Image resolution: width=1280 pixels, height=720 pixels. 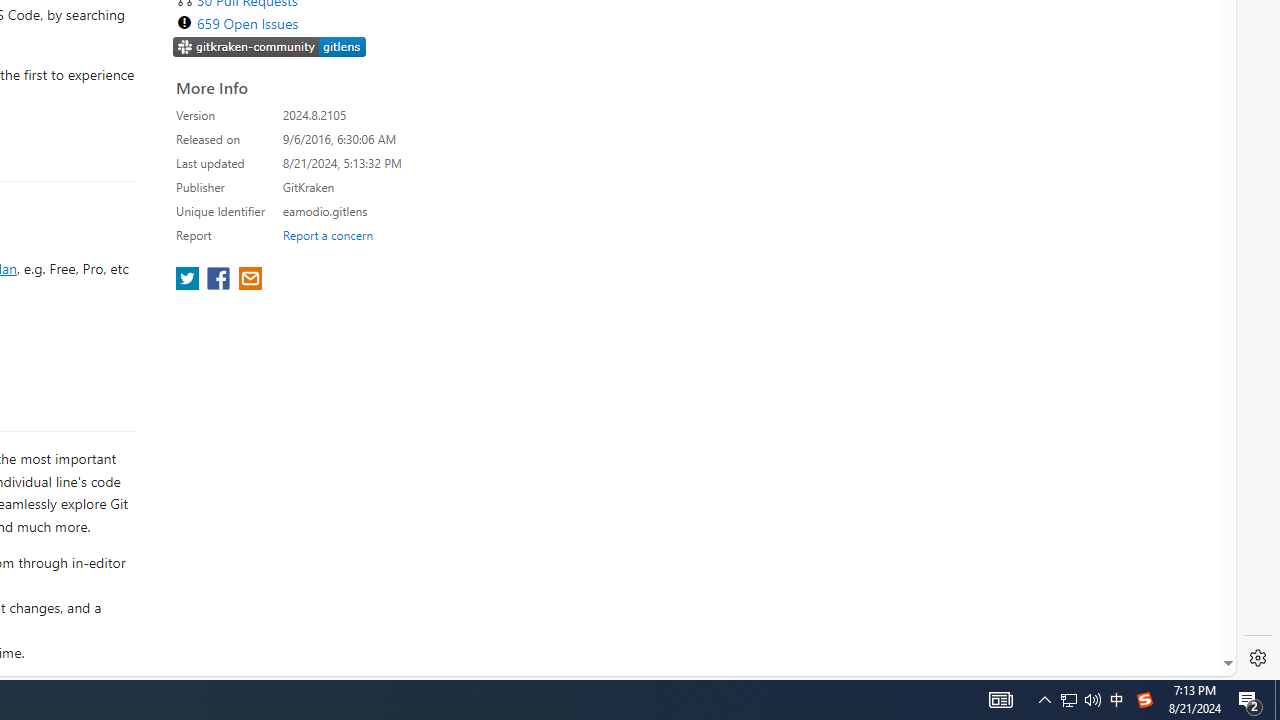 I want to click on 'share extension on facebook', so click(x=220, y=280).